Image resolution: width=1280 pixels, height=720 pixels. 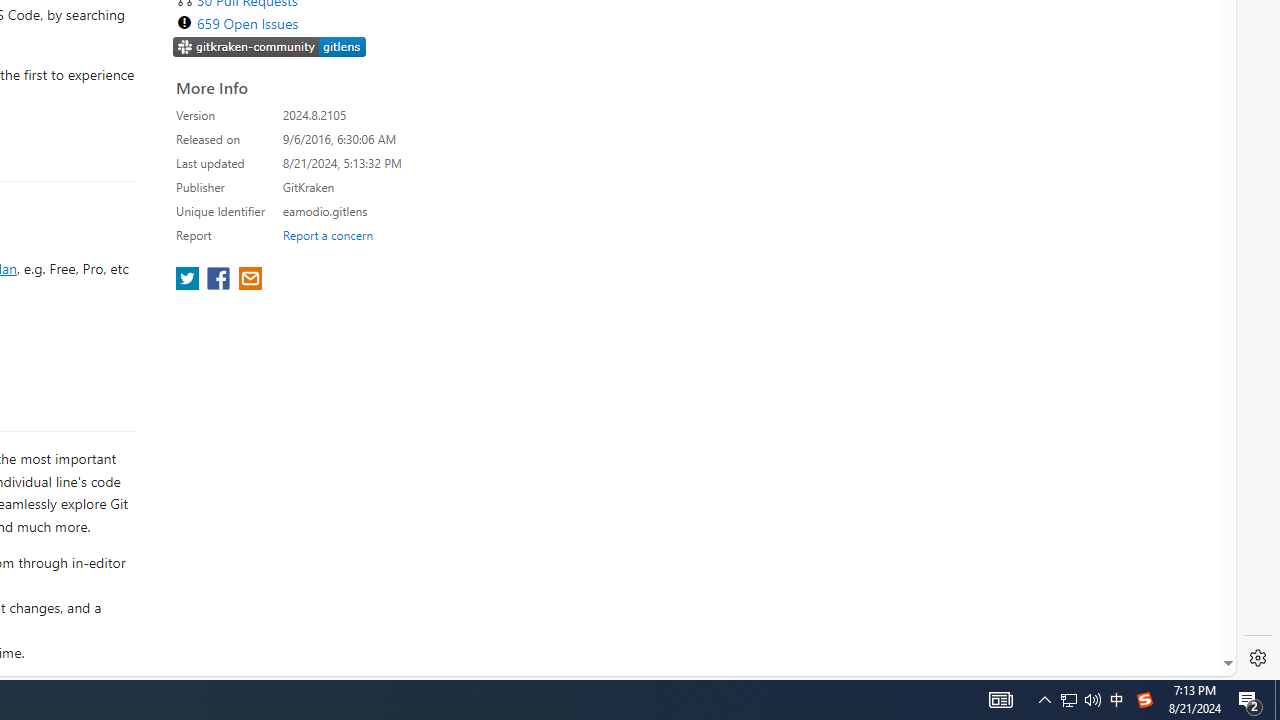 I want to click on 'share extension on facebook', so click(x=220, y=280).